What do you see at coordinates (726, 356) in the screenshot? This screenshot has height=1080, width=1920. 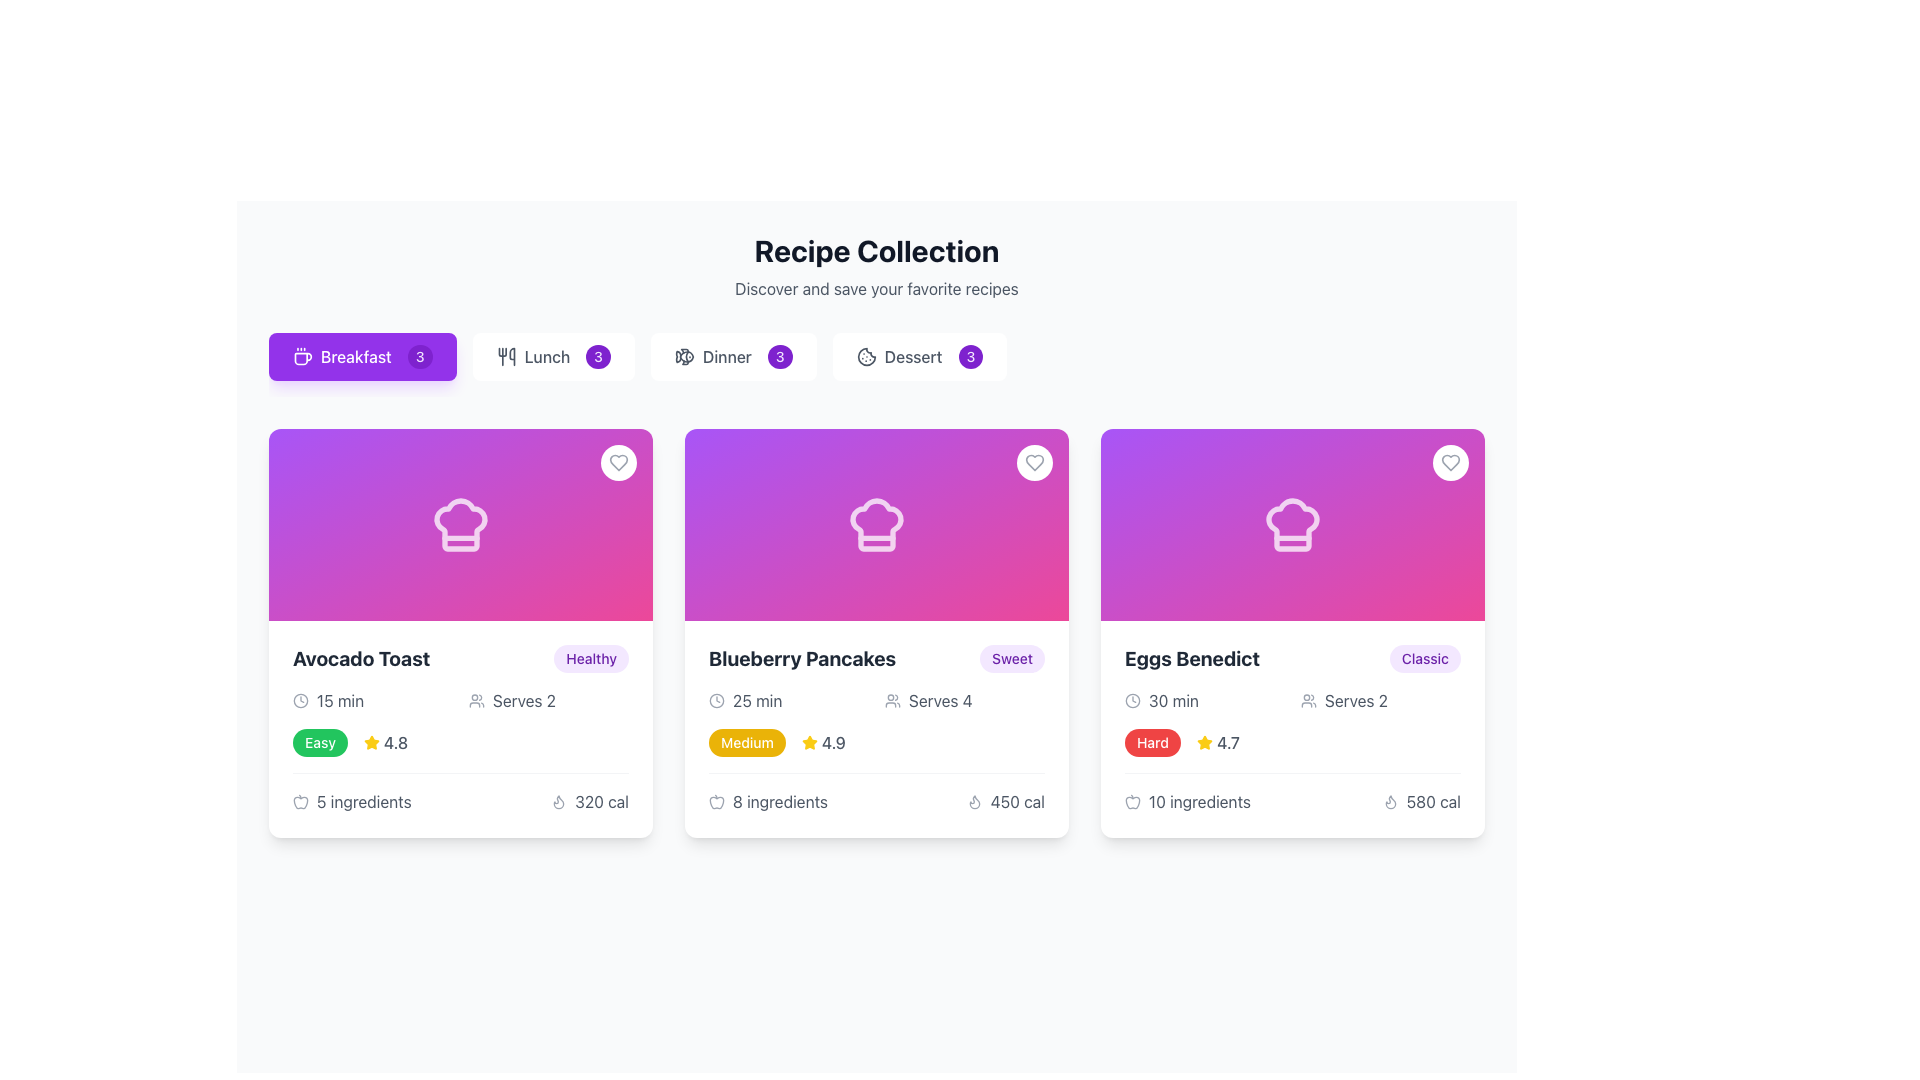 I see `the 'Dinner' text label, which is styled with a grayish font and located within the third button of a horizontally-aligned group of meal category buttons at the top-center of the page` at bounding box center [726, 356].